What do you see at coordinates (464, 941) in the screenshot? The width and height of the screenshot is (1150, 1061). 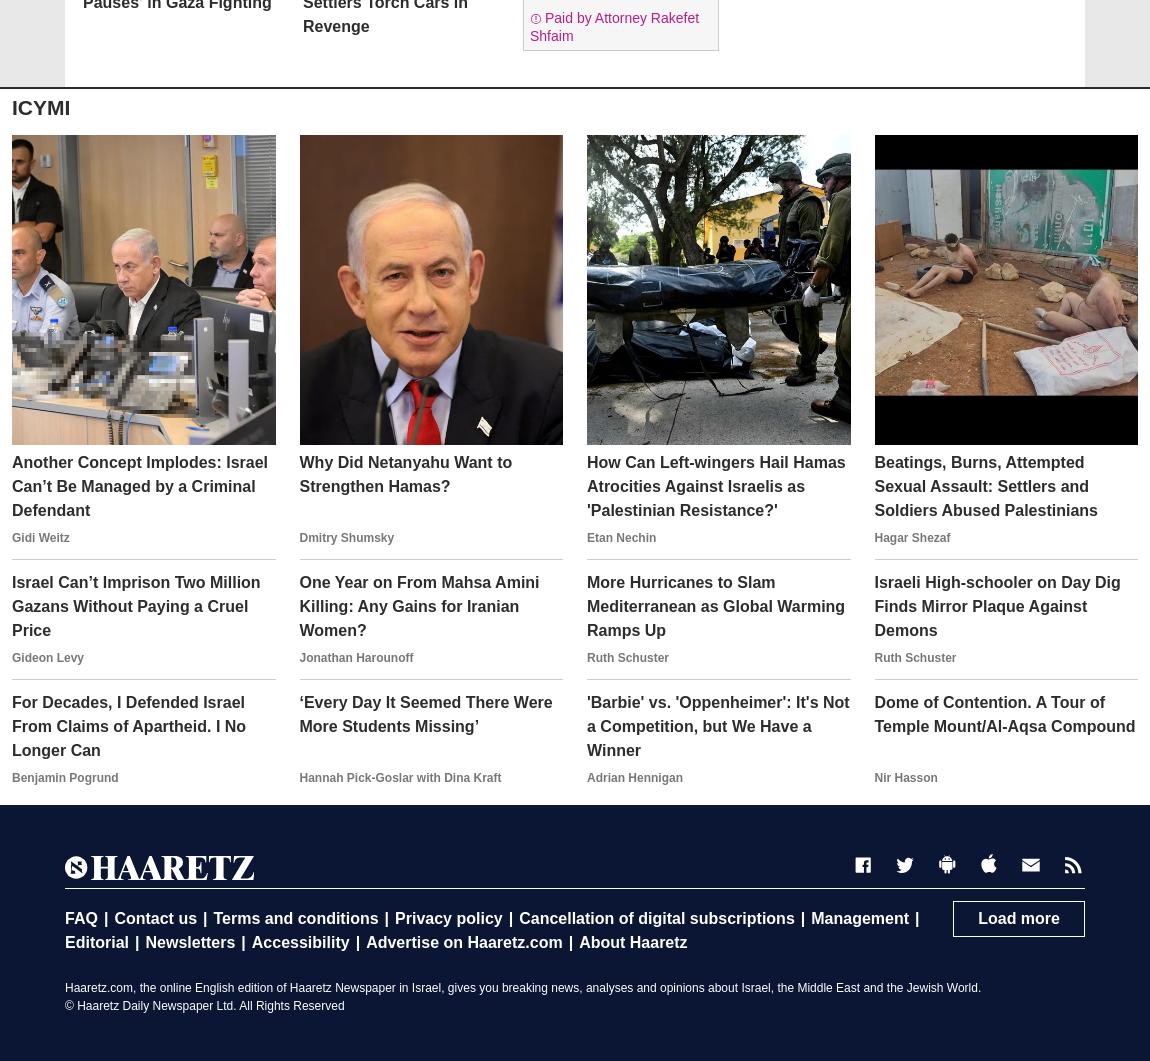 I see `'Advertise on Haaretz.com'` at bounding box center [464, 941].